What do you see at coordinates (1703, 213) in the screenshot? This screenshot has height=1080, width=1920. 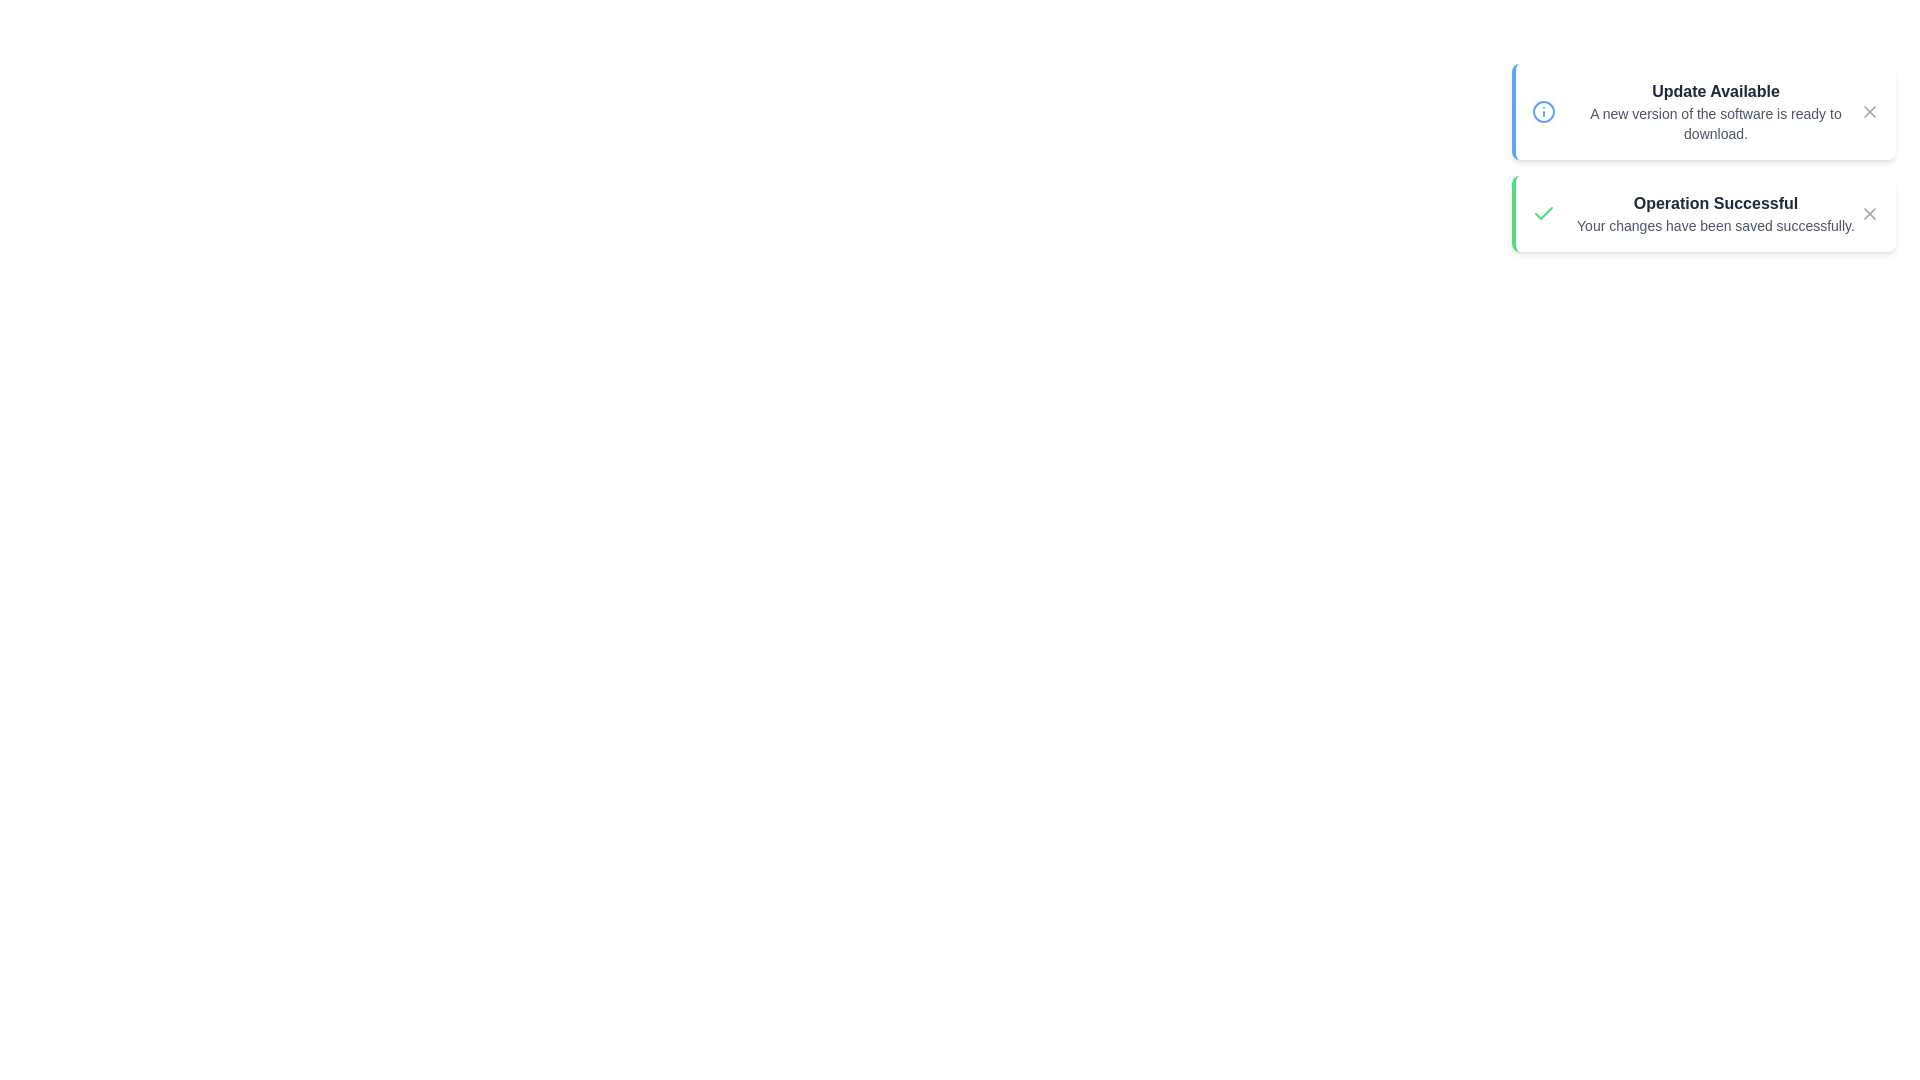 I see `the Notification panel that displays a confirmation message for the user indicating that their operation was successful, located beneath the blue 'Update Available' message` at bounding box center [1703, 213].